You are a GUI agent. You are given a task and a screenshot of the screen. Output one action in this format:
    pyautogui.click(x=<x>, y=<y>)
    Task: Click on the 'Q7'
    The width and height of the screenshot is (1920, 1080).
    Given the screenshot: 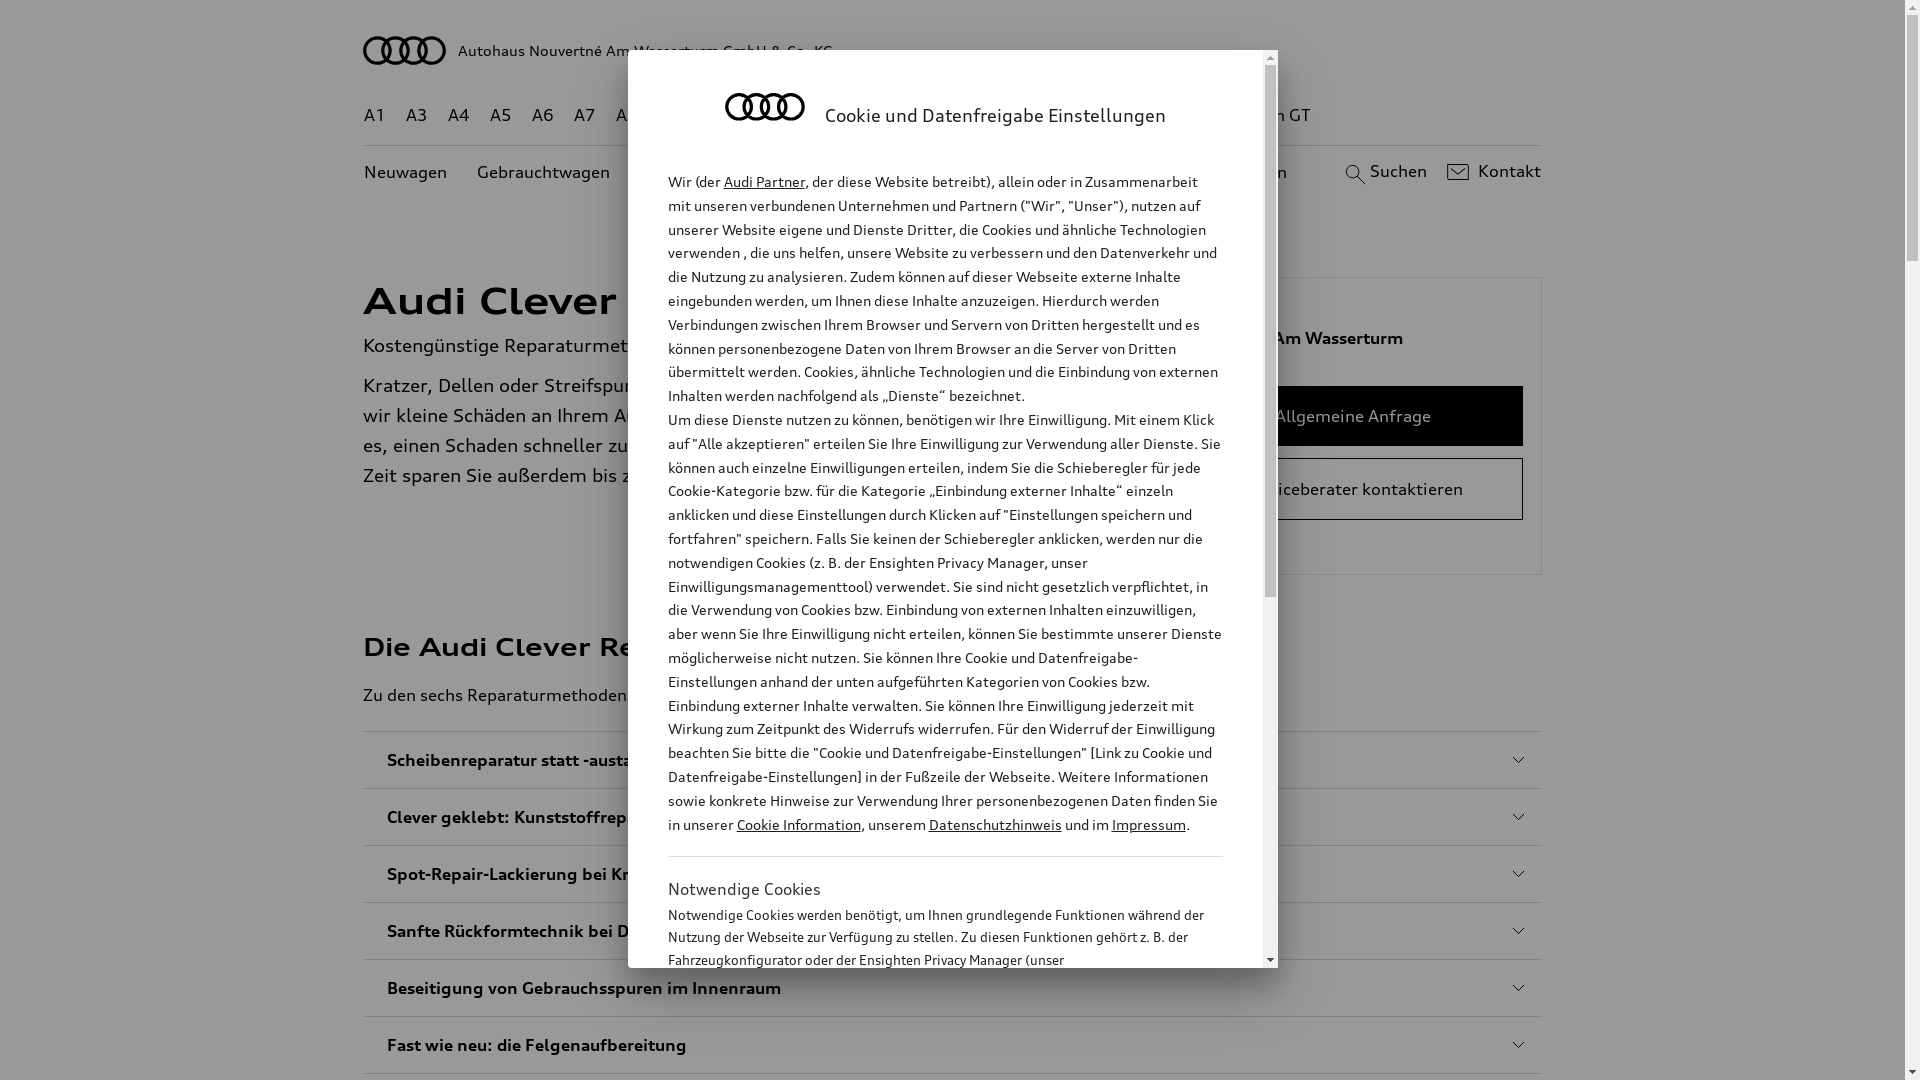 What is the action you would take?
    pyautogui.click(x=893, y=115)
    